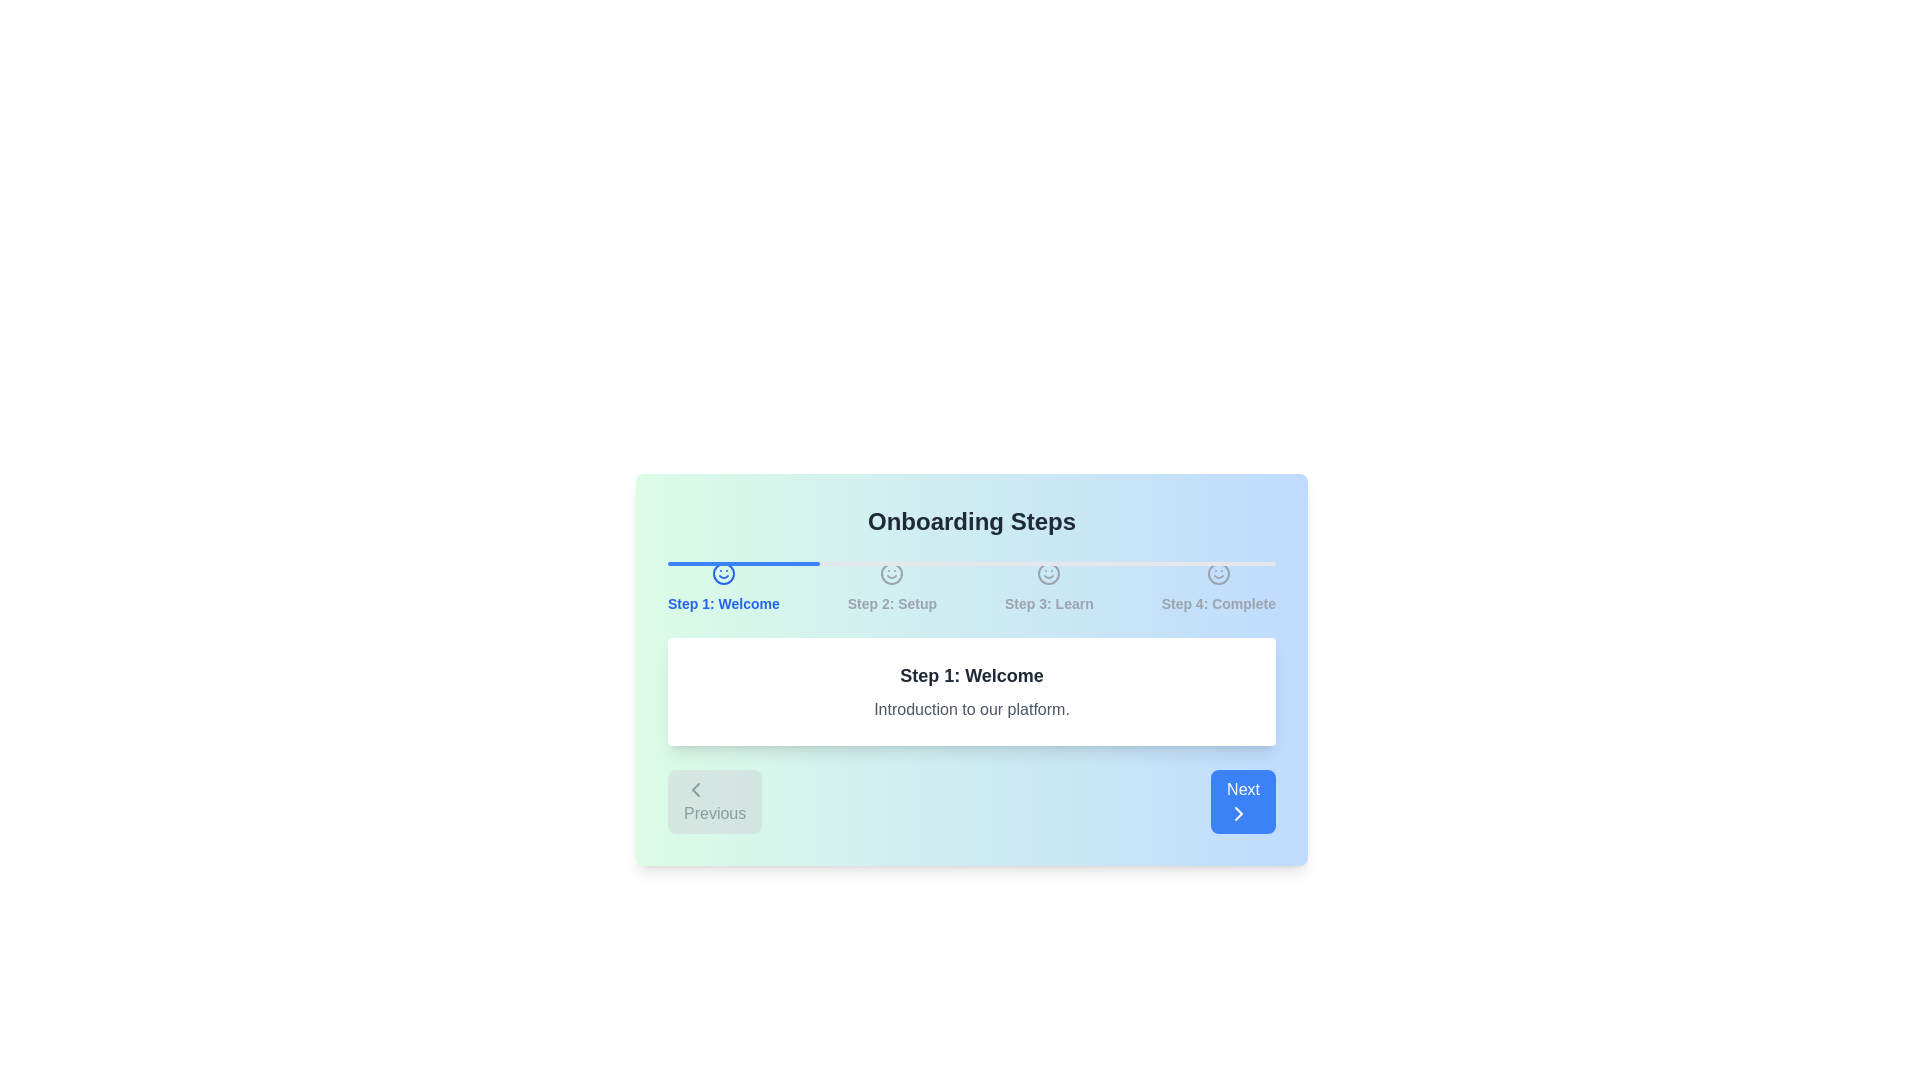 The image size is (1920, 1080). What do you see at coordinates (743, 563) in the screenshot?
I see `the blue progress bar segment that represents one quarter of the total progress bar width, located above the 'Step 1: Welcome' label` at bounding box center [743, 563].